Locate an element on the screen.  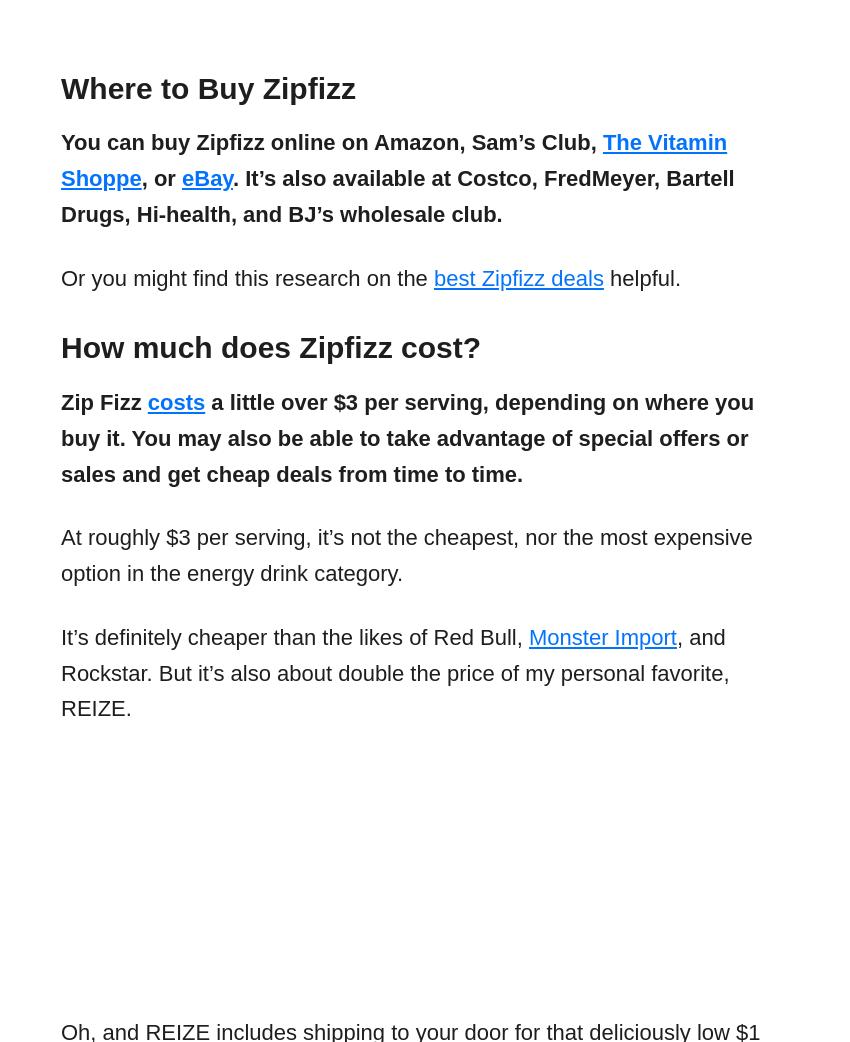
', and Rockstar. But it’s also about double the price of my personal favorite, REIZE.' is located at coordinates (394, 672).